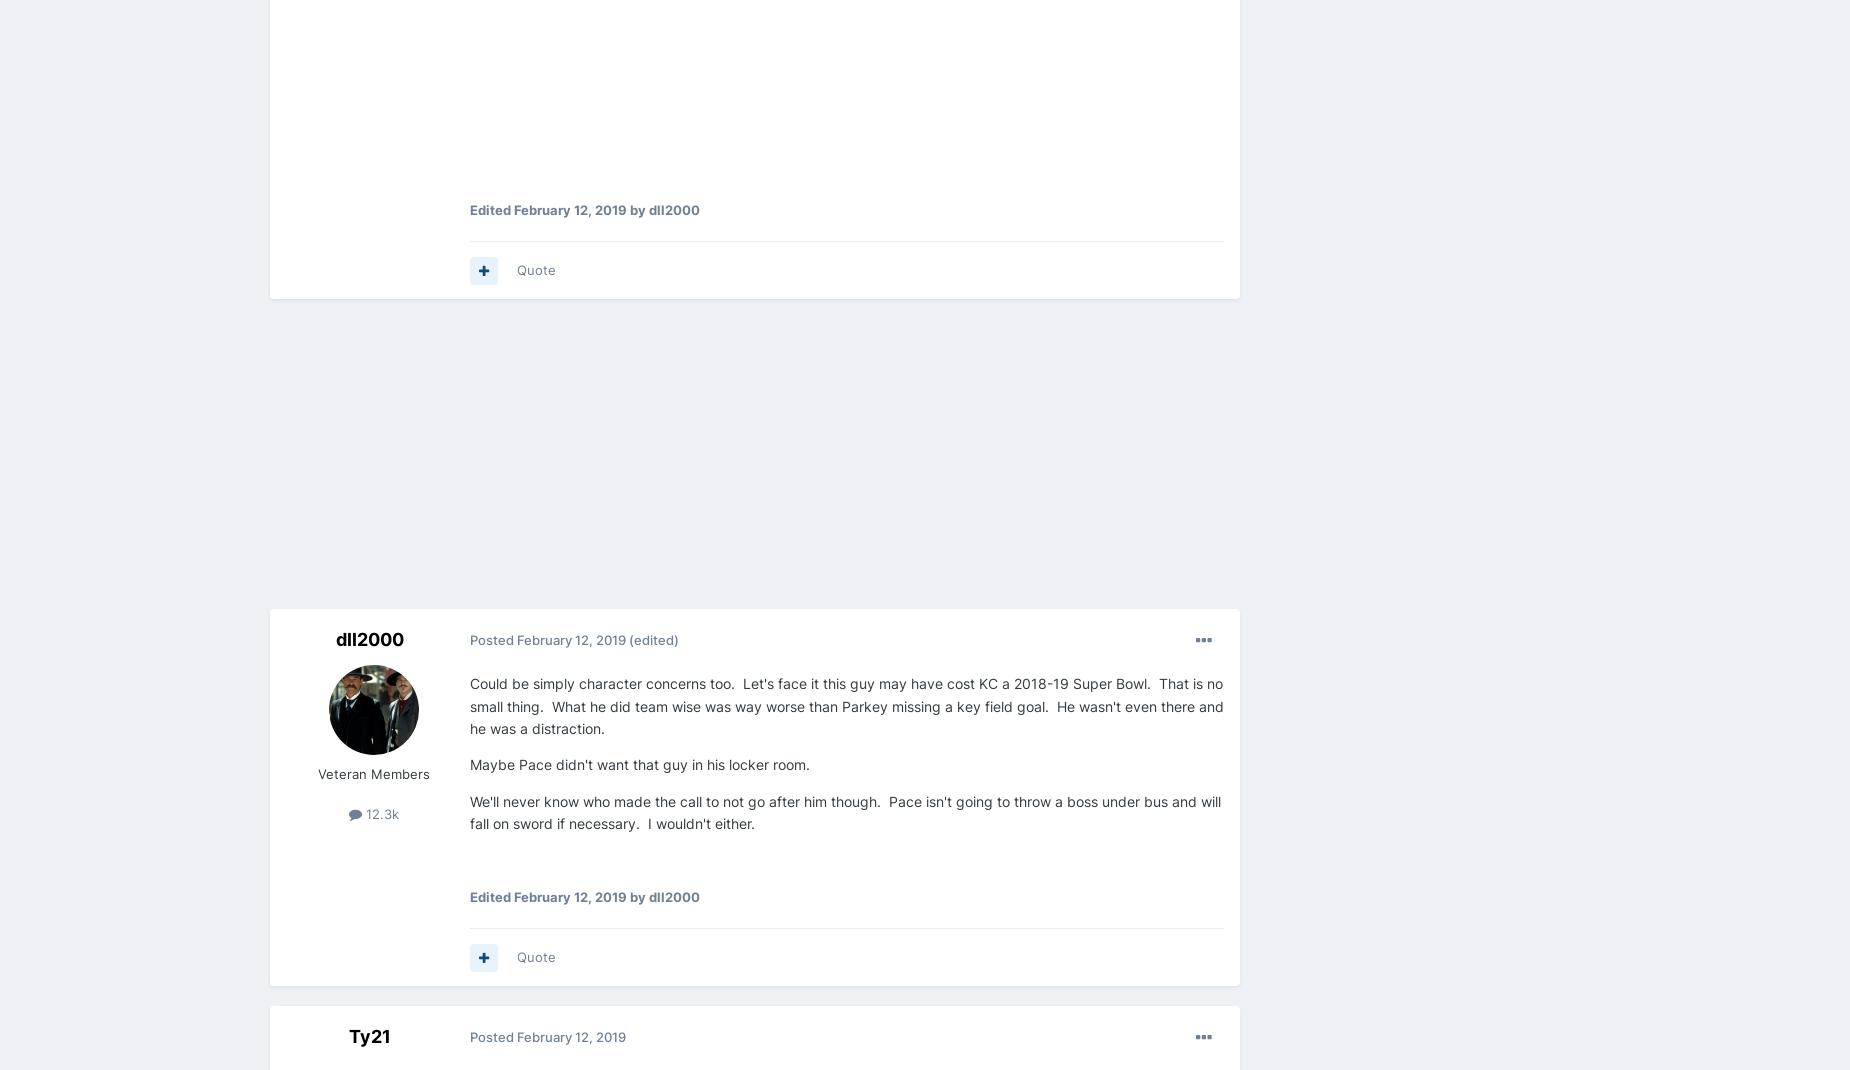  Describe the element at coordinates (369, 639) in the screenshot. I see `'dll2000'` at that location.